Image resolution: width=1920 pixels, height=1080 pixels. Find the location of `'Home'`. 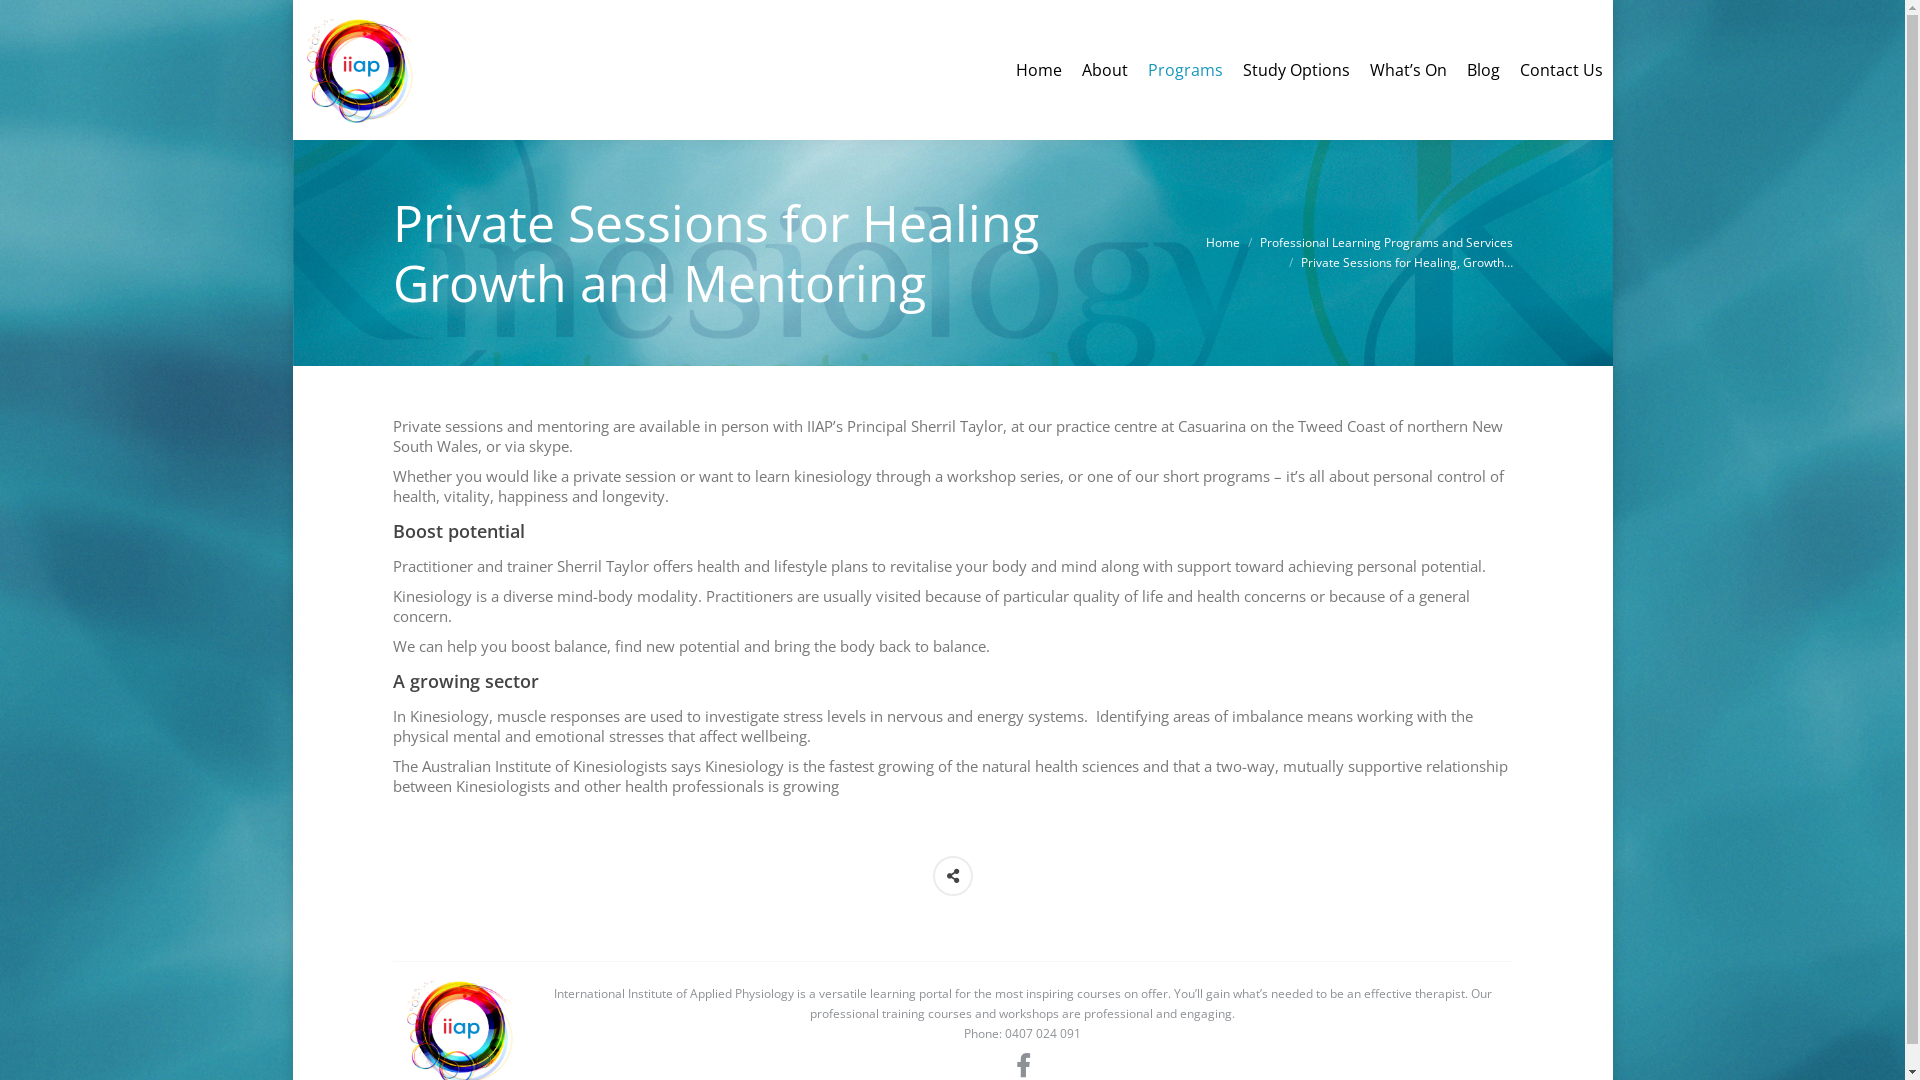

'Home' is located at coordinates (1222, 241).